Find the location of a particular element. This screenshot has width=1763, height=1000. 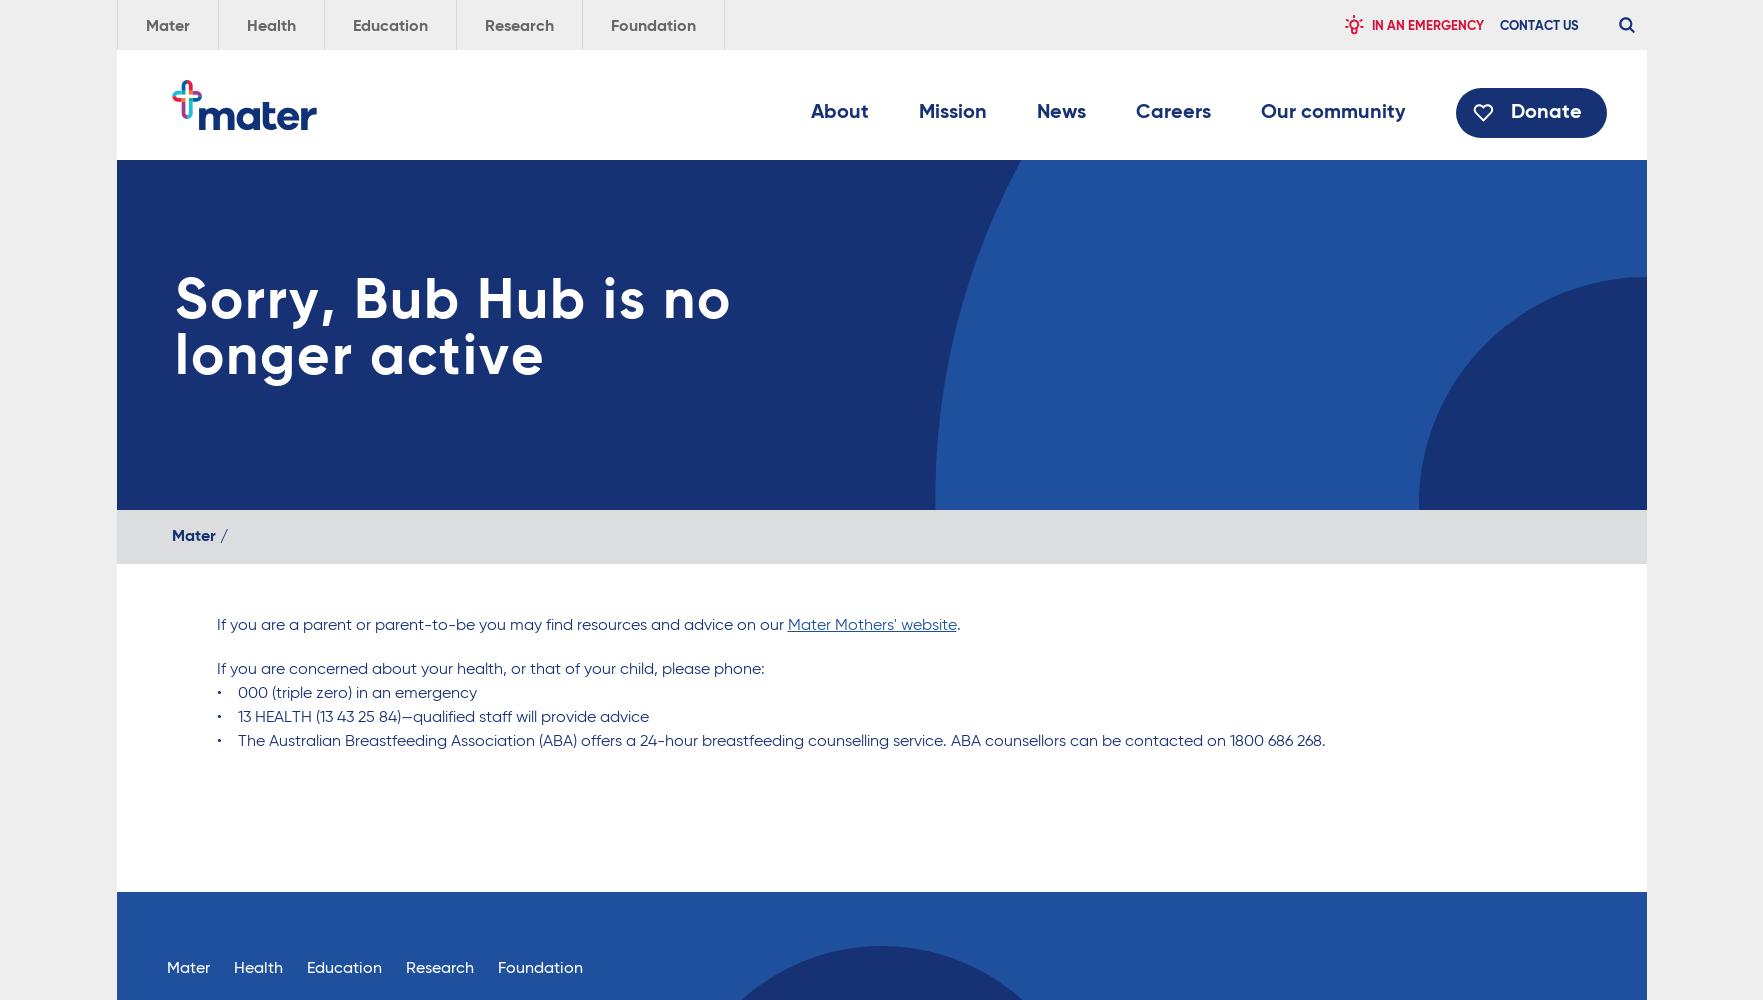

'If you are concerned about your health, or that of your child, please phone:' is located at coordinates (489, 670).